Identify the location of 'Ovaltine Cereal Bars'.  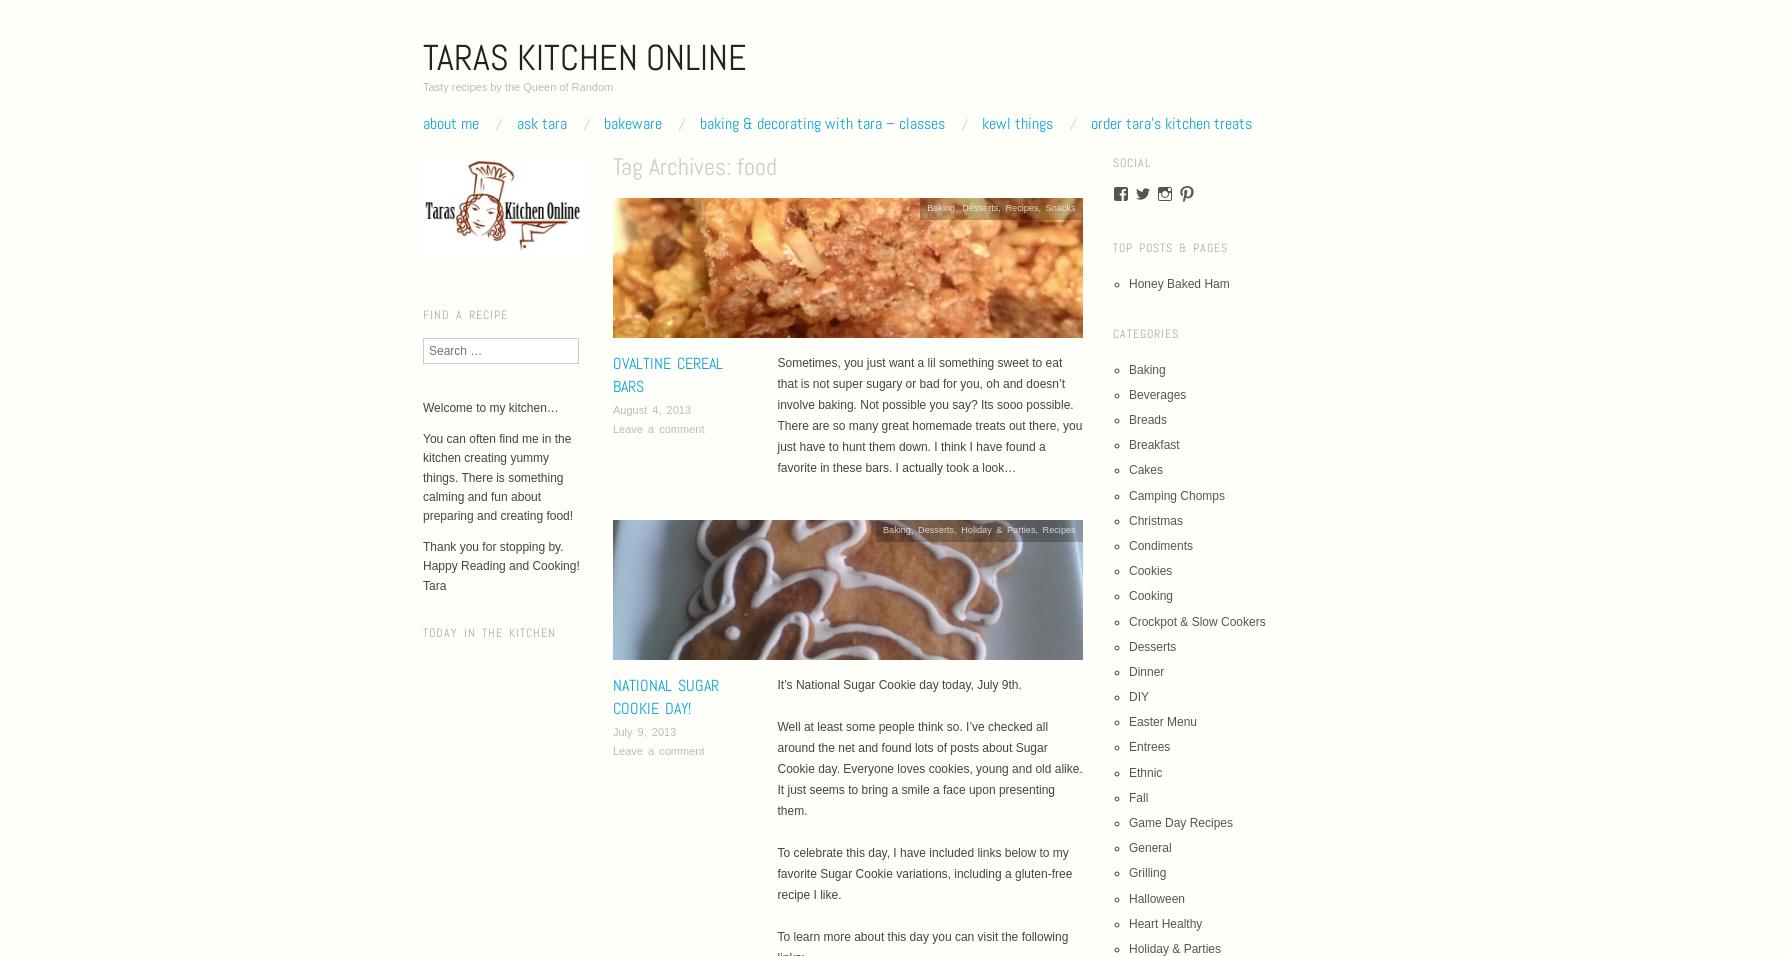
(667, 374).